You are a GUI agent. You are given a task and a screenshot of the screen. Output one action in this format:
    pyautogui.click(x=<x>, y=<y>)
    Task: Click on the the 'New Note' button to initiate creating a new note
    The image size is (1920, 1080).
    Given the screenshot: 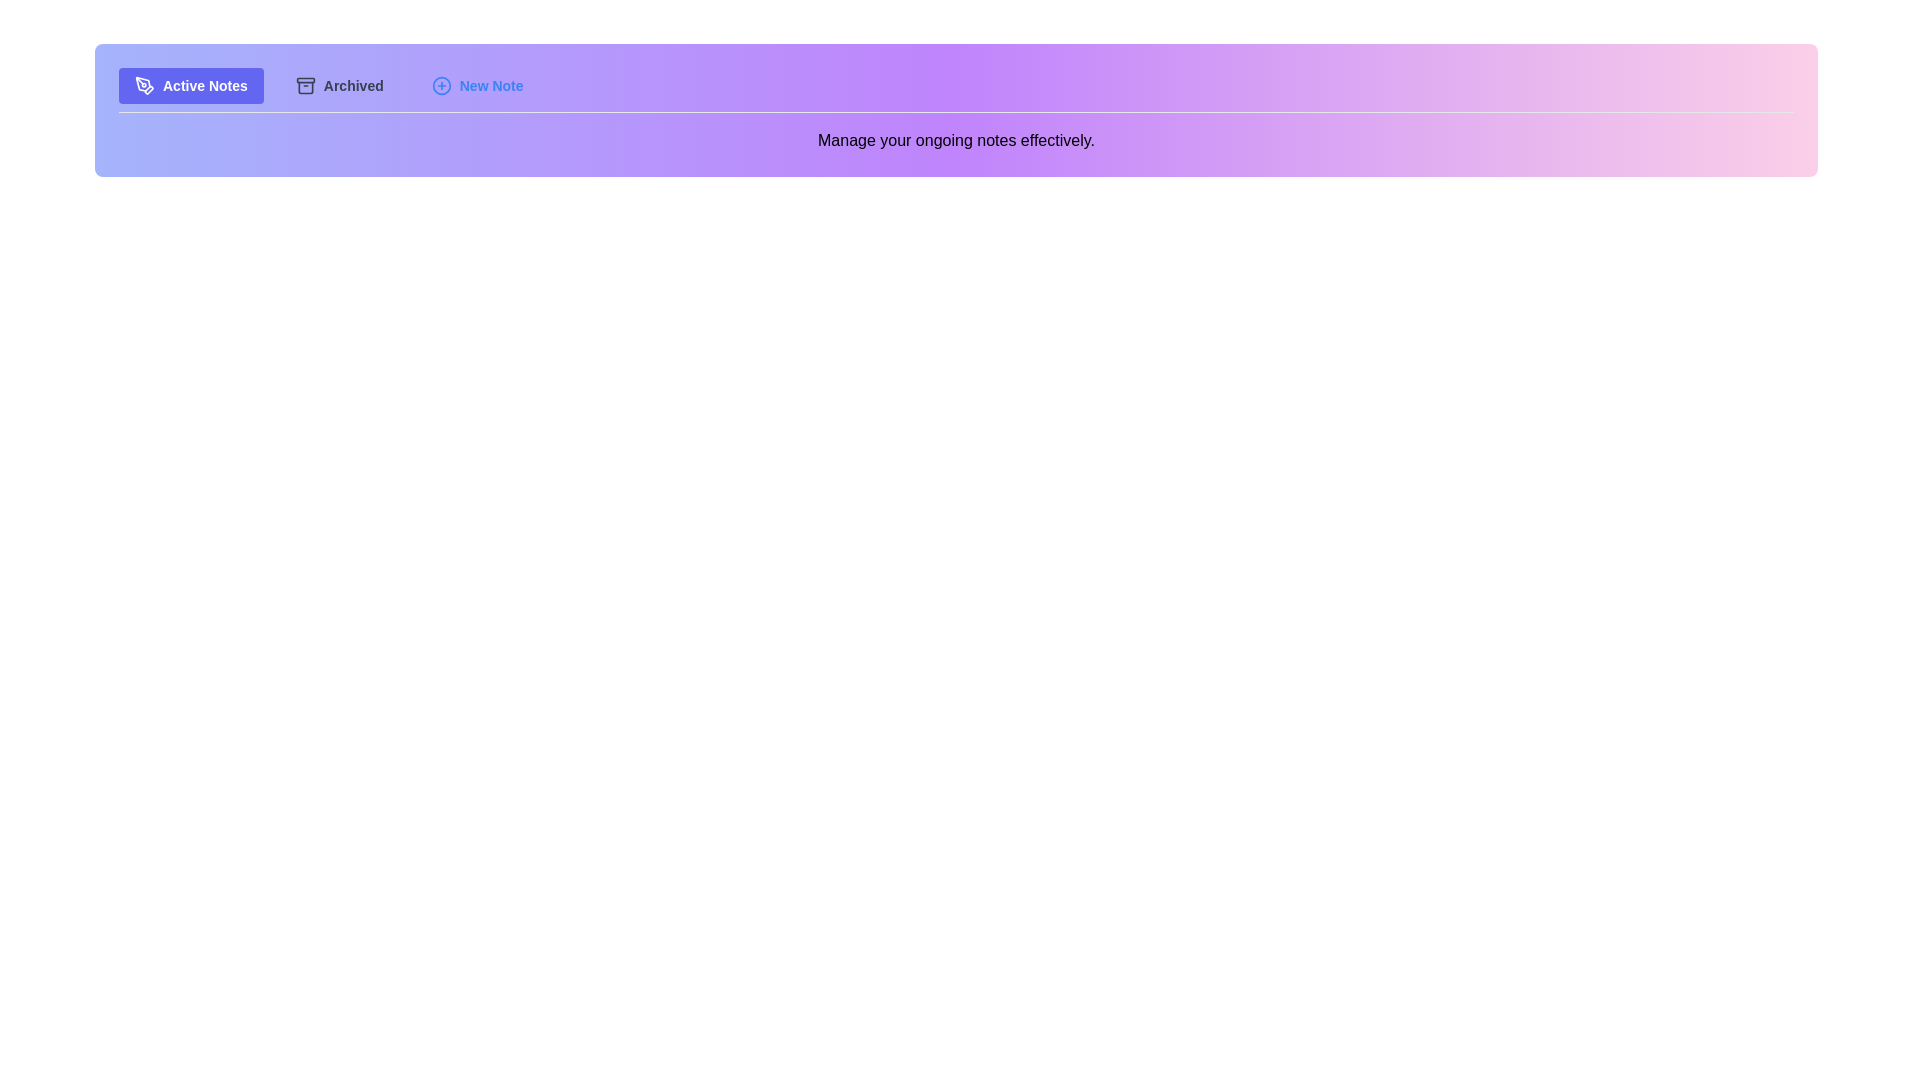 What is the action you would take?
    pyautogui.click(x=476, y=84)
    